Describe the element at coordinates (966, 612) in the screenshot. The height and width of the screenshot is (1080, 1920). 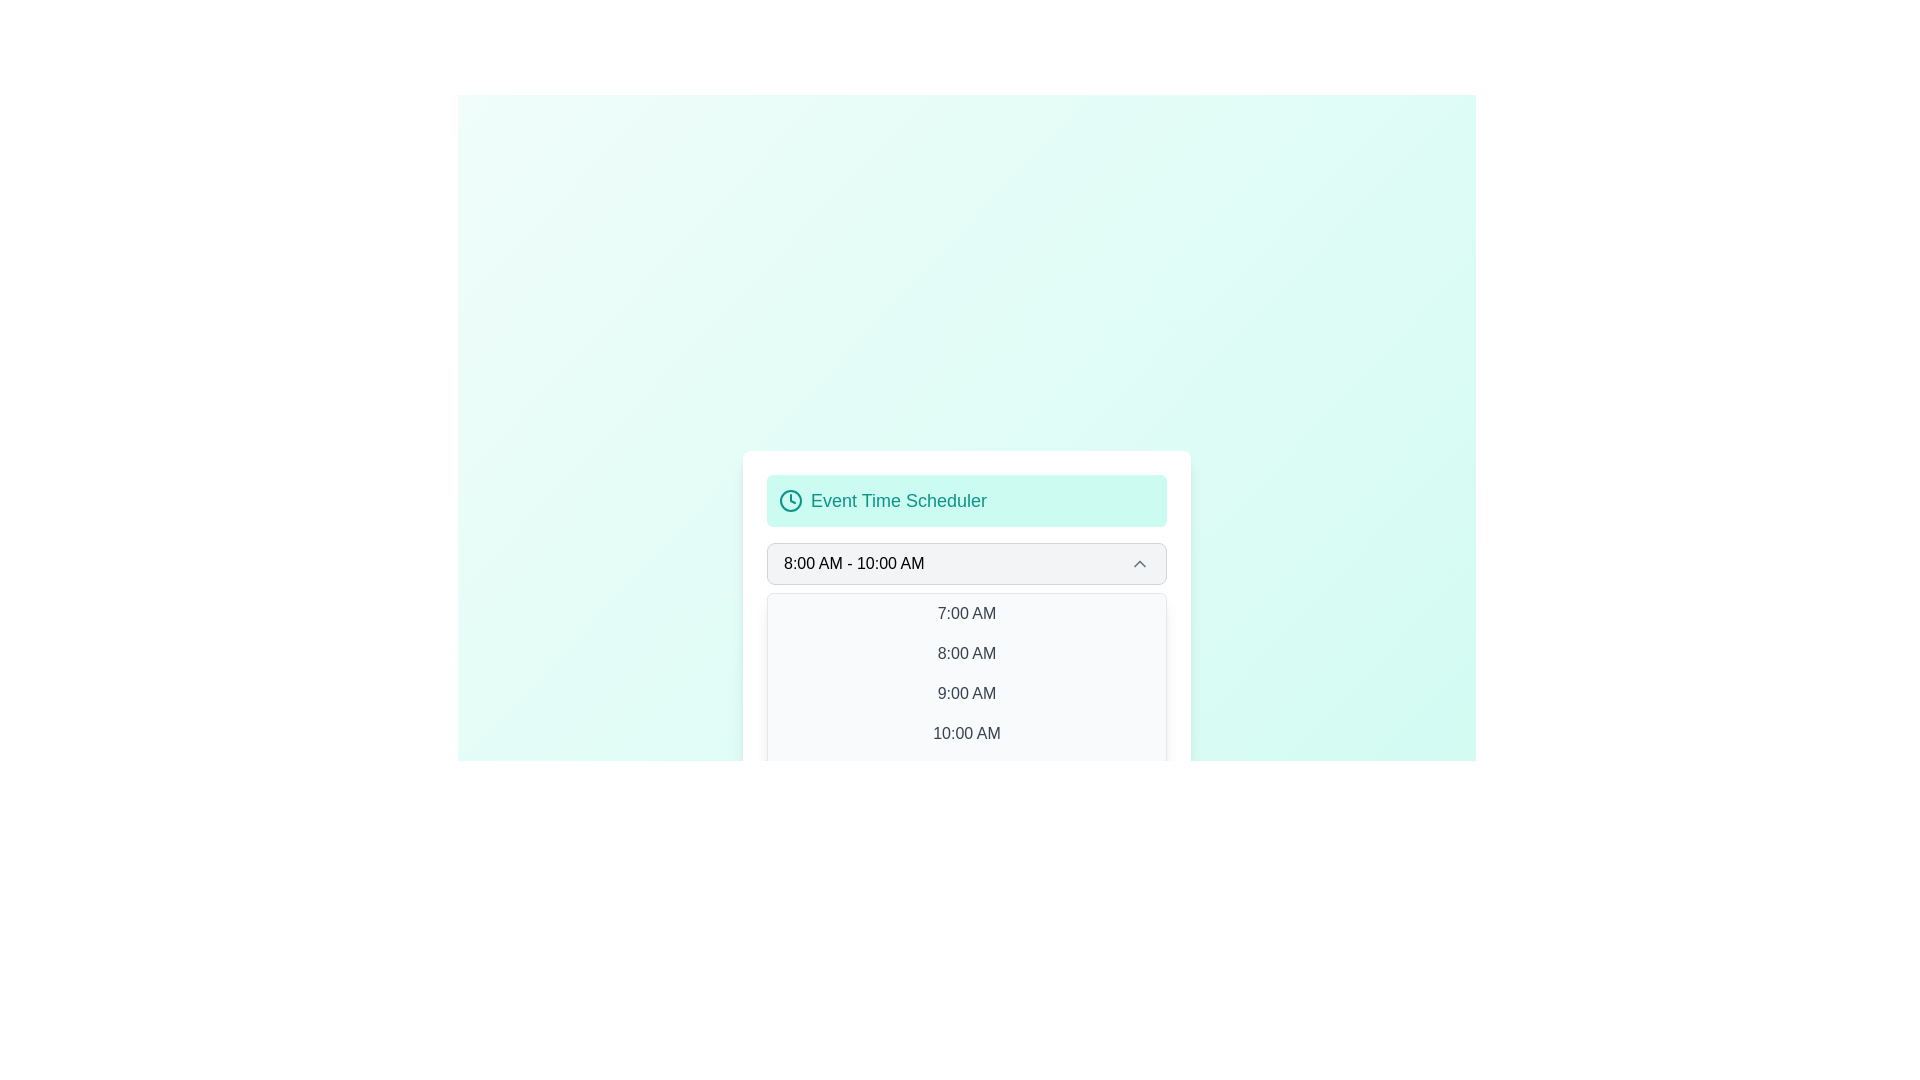
I see `the dropdown list item displaying '7:00 AM'` at that location.